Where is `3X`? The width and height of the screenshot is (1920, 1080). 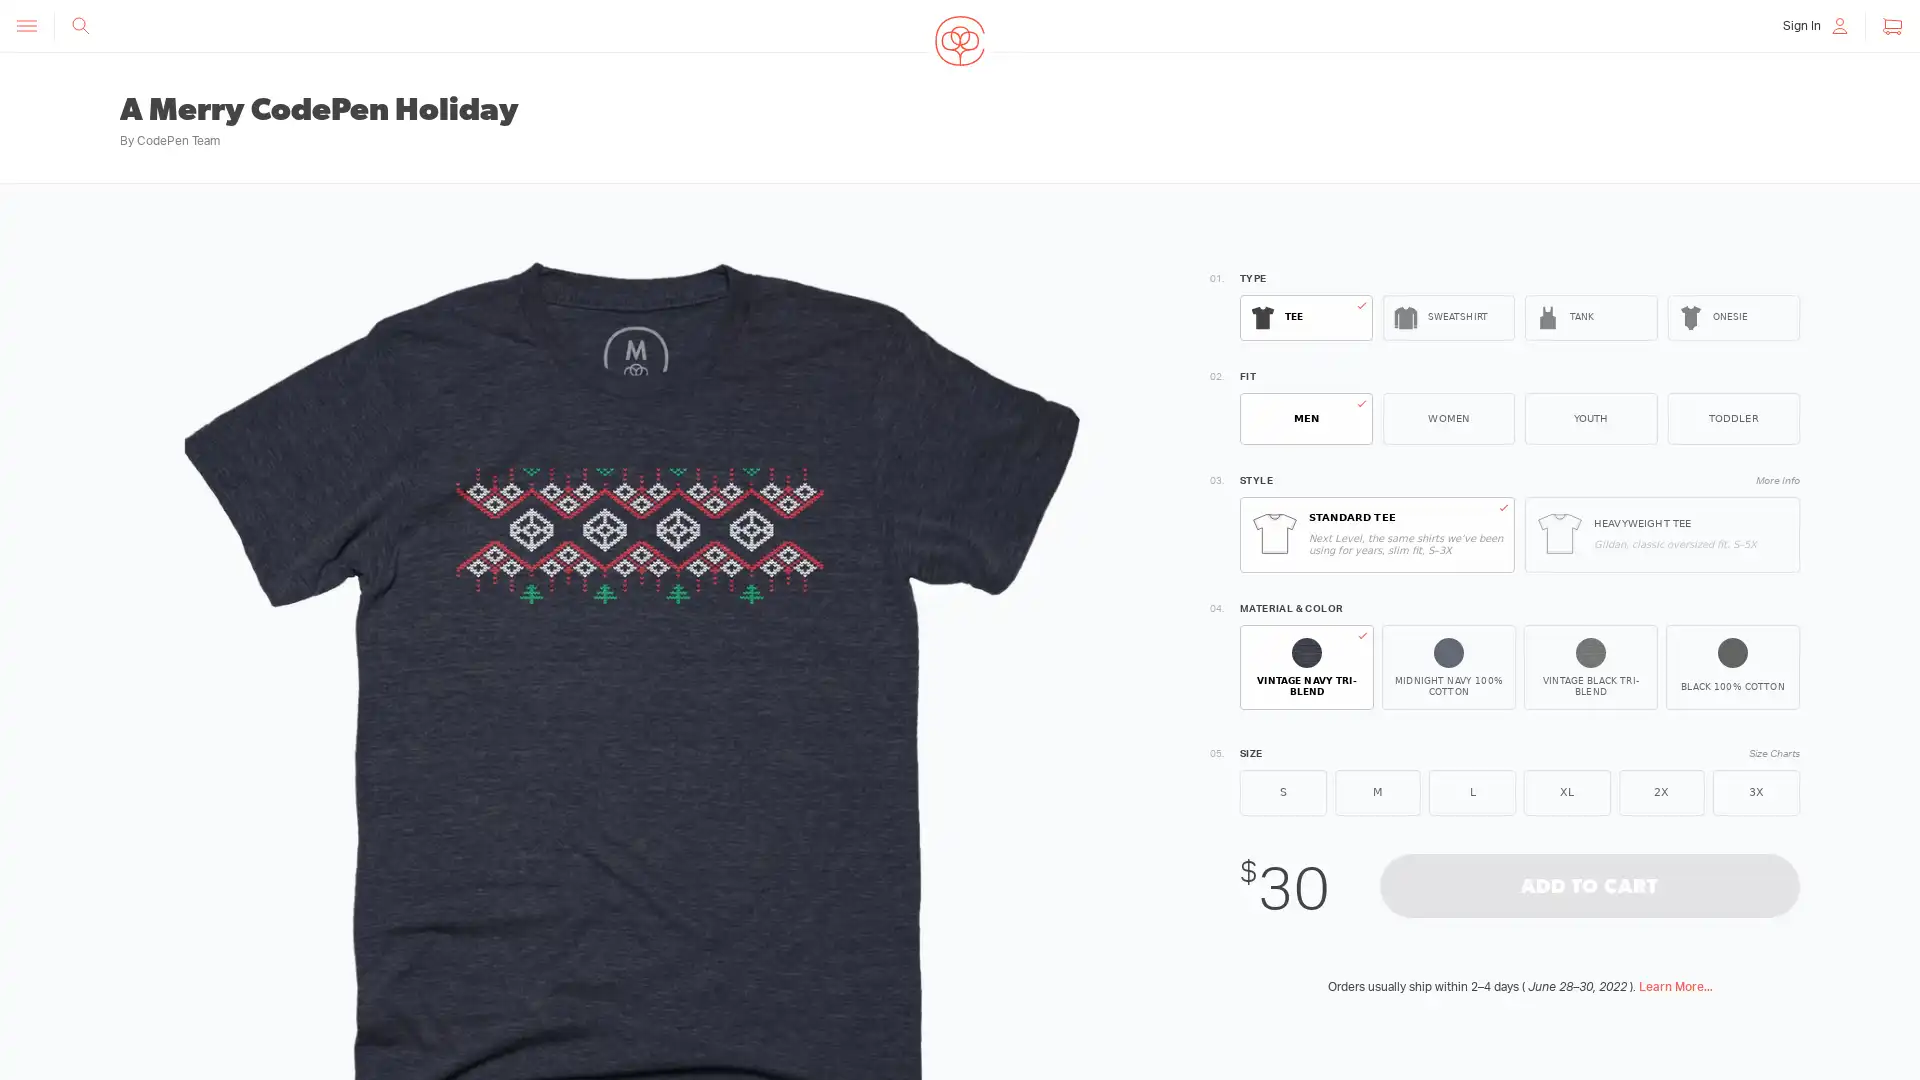 3X is located at coordinates (1755, 790).